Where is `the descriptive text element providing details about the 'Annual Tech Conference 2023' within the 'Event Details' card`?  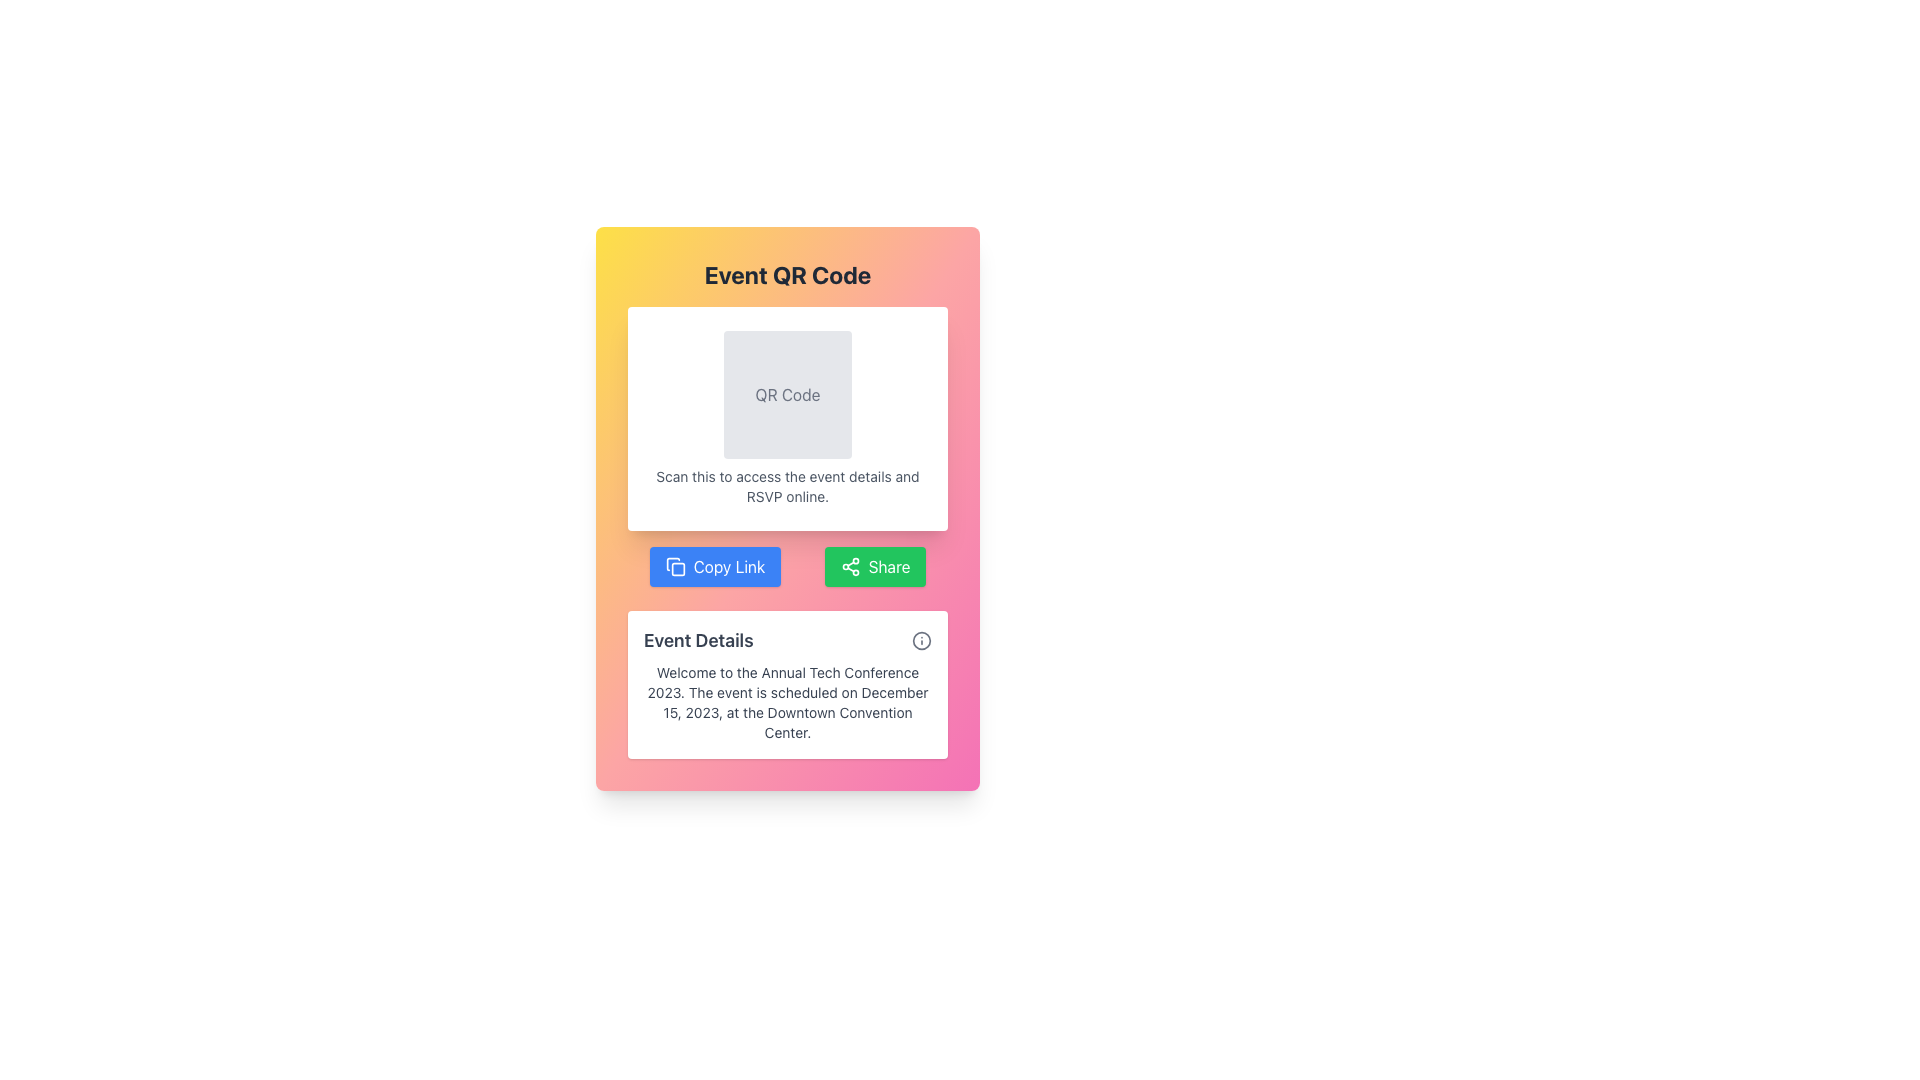
the descriptive text element providing details about the 'Annual Tech Conference 2023' within the 'Event Details' card is located at coordinates (786, 701).